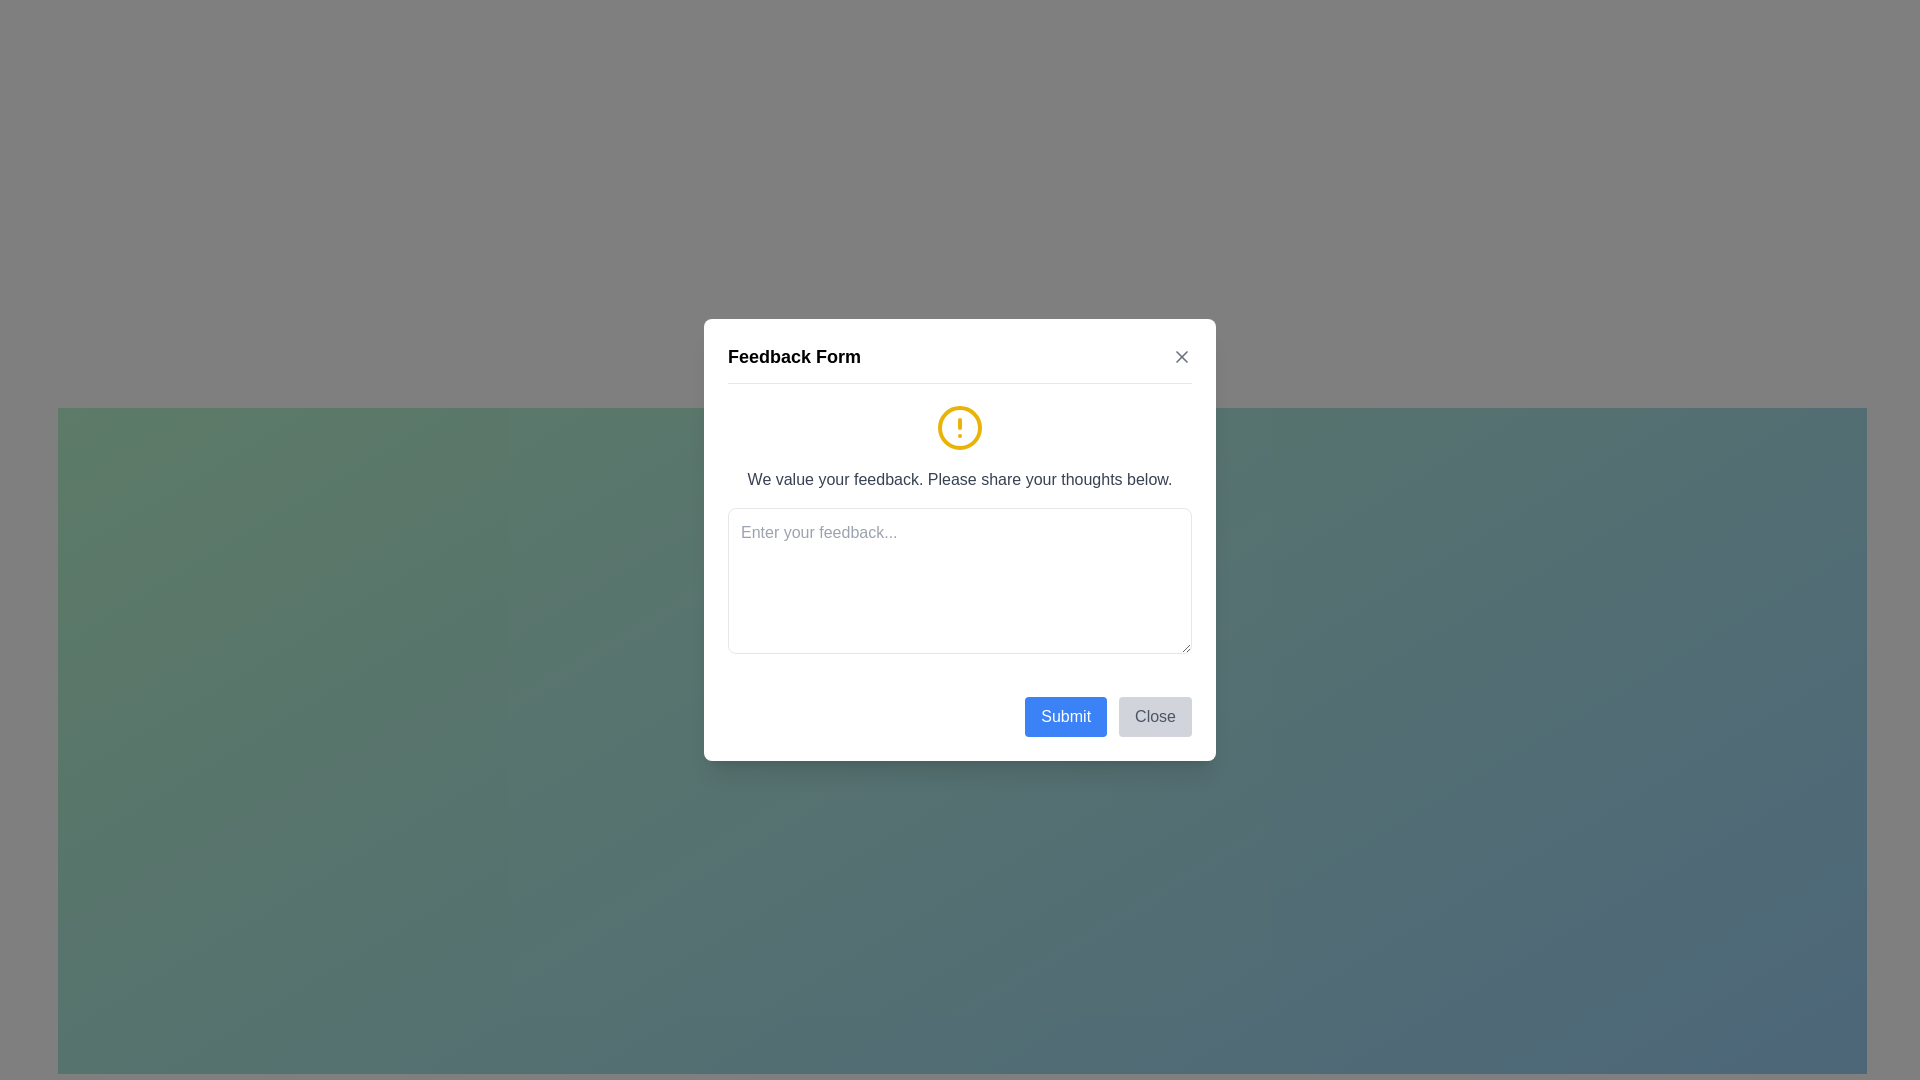 Image resolution: width=1920 pixels, height=1080 pixels. What do you see at coordinates (960, 540) in the screenshot?
I see `the text area in the feedback modal dialog box that allows users to provide their thoughts or opinions` at bounding box center [960, 540].